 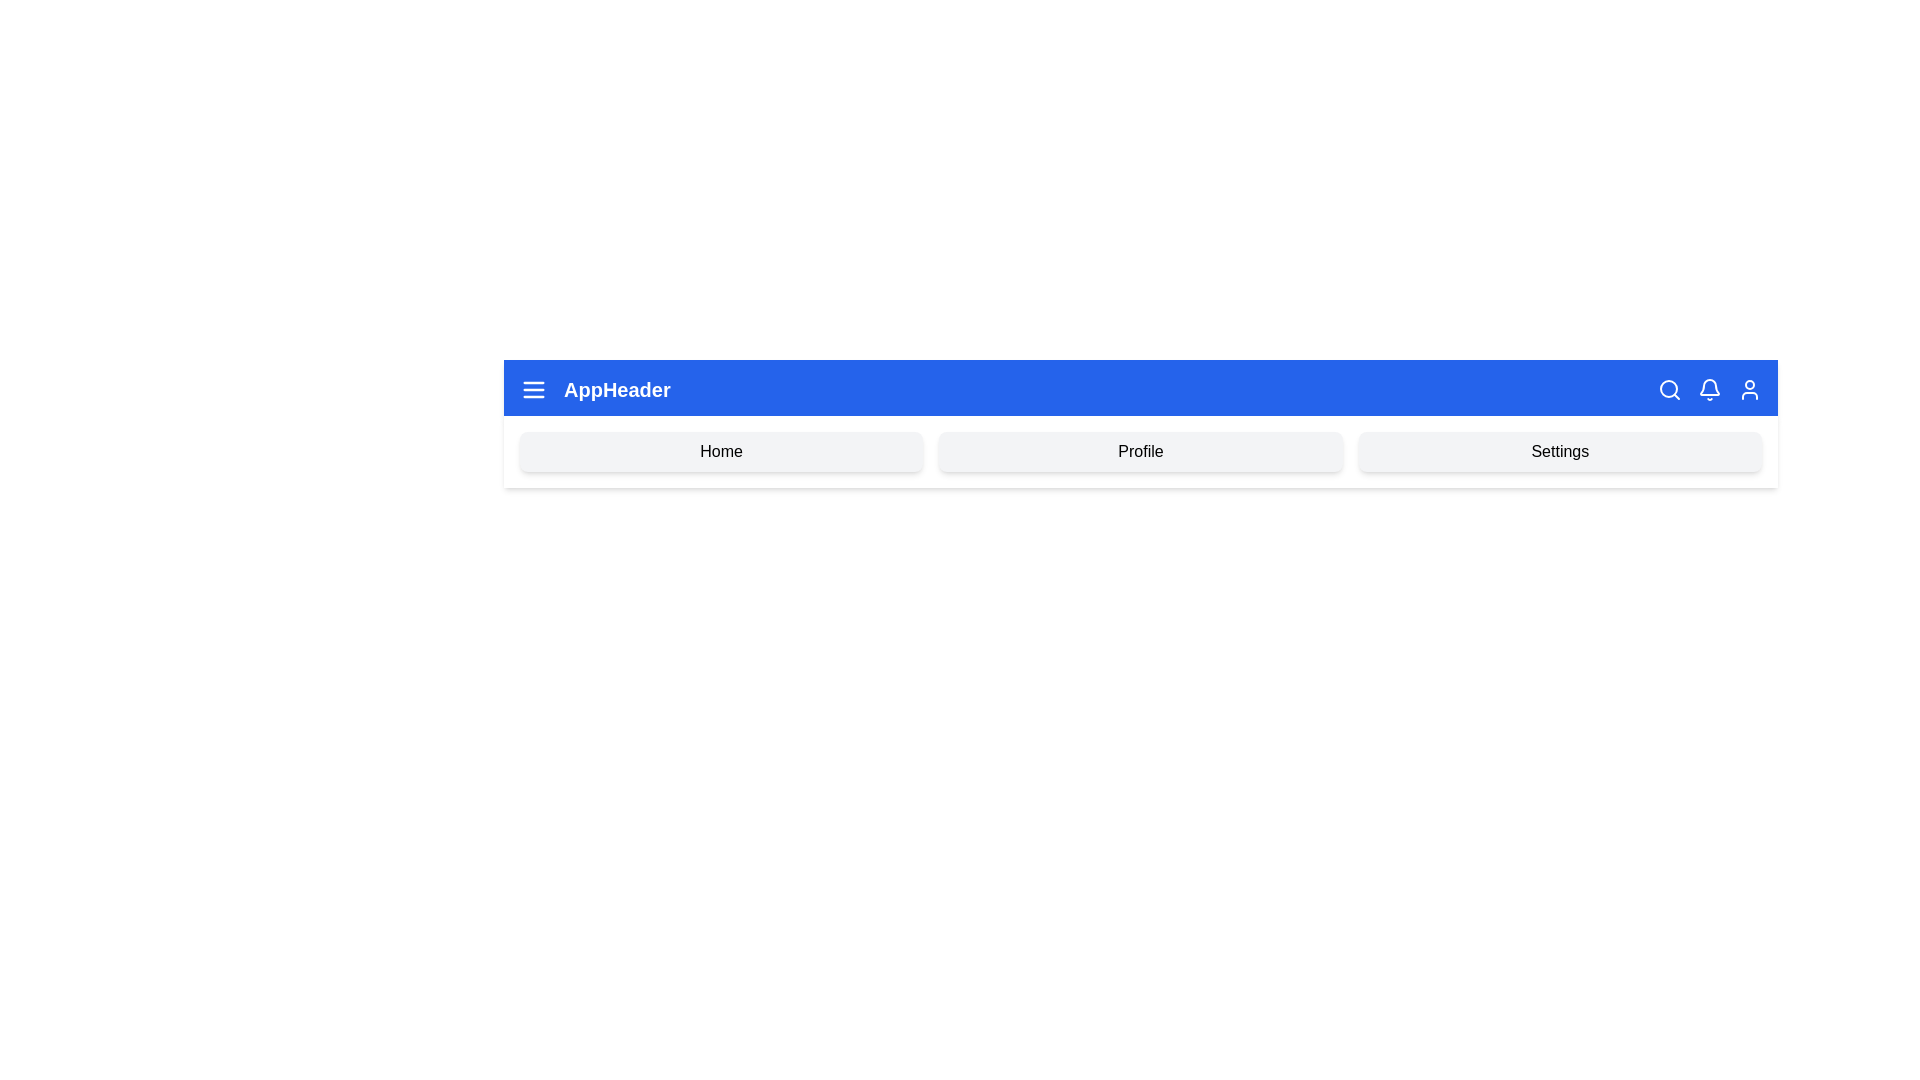 I want to click on the 'Profile' button to navigate to the 'Profile' section, so click(x=1140, y=451).